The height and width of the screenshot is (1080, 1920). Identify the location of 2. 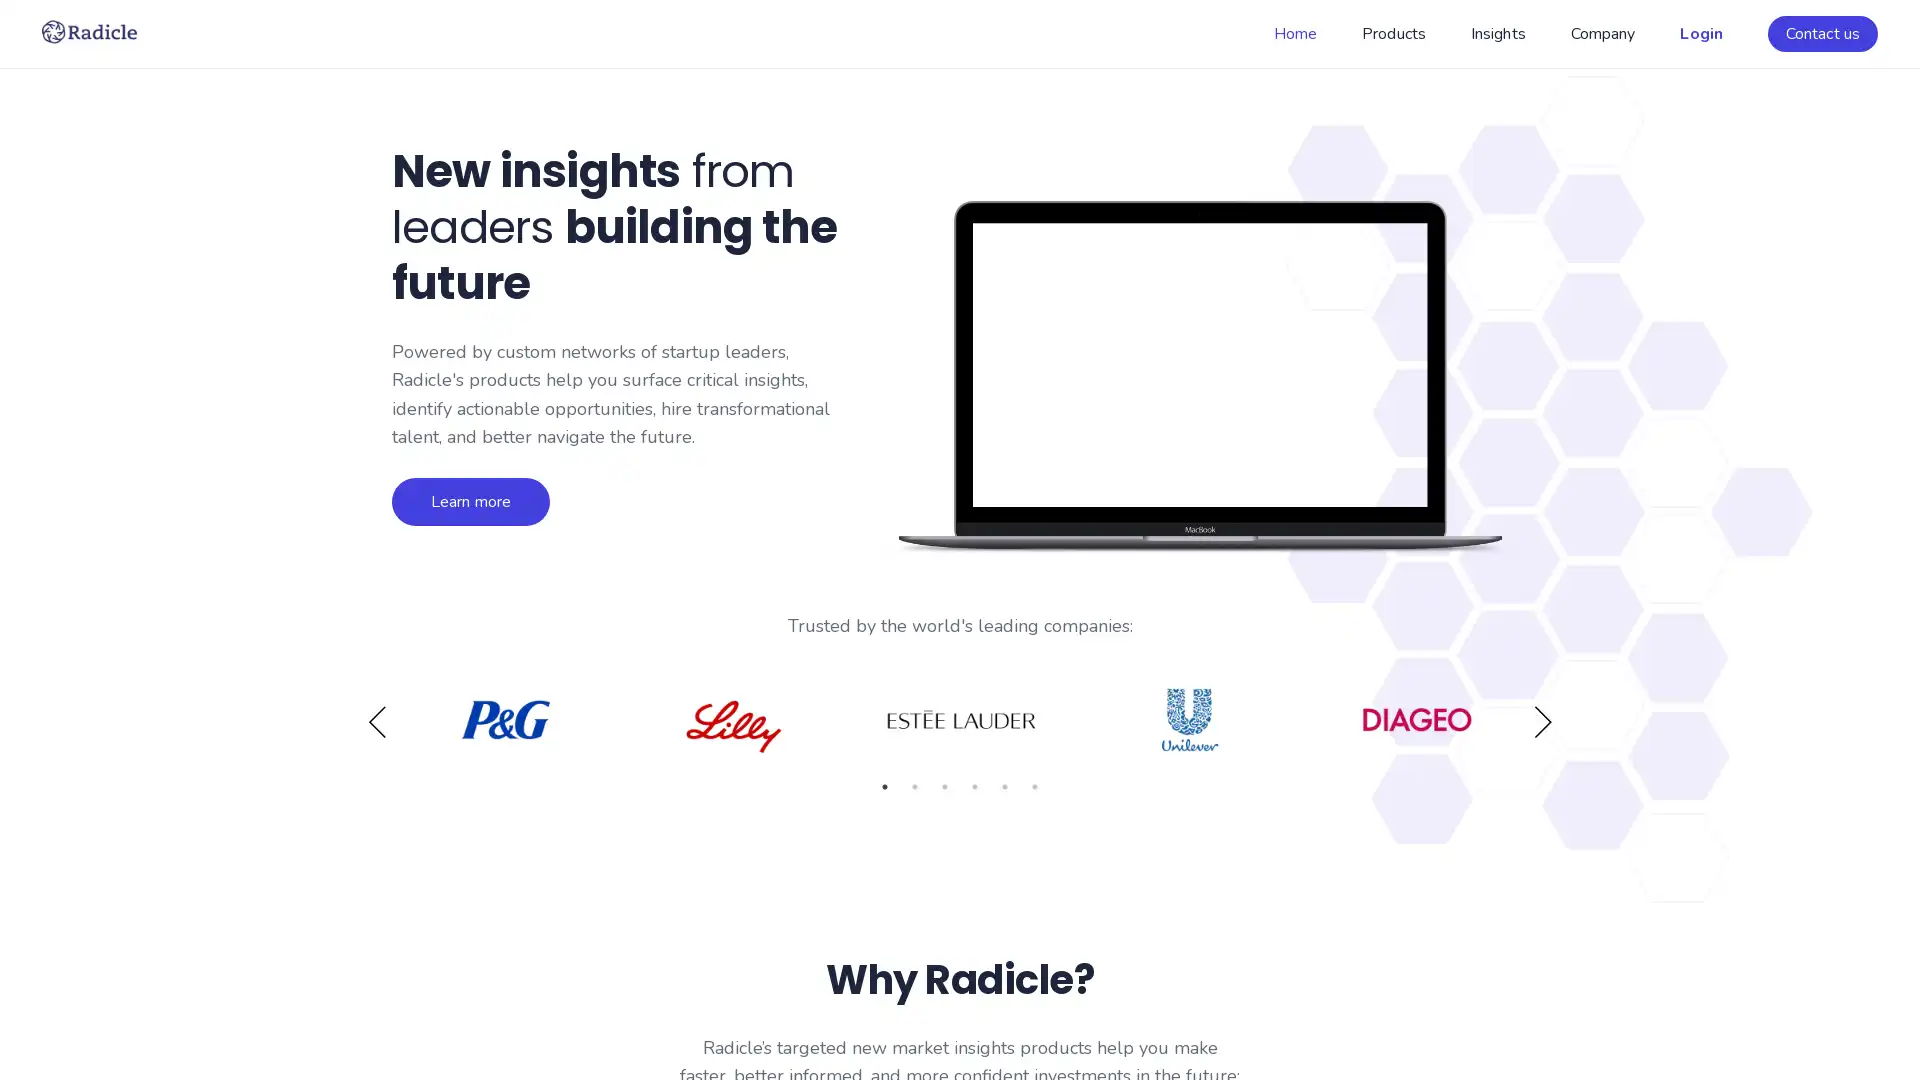
(914, 785).